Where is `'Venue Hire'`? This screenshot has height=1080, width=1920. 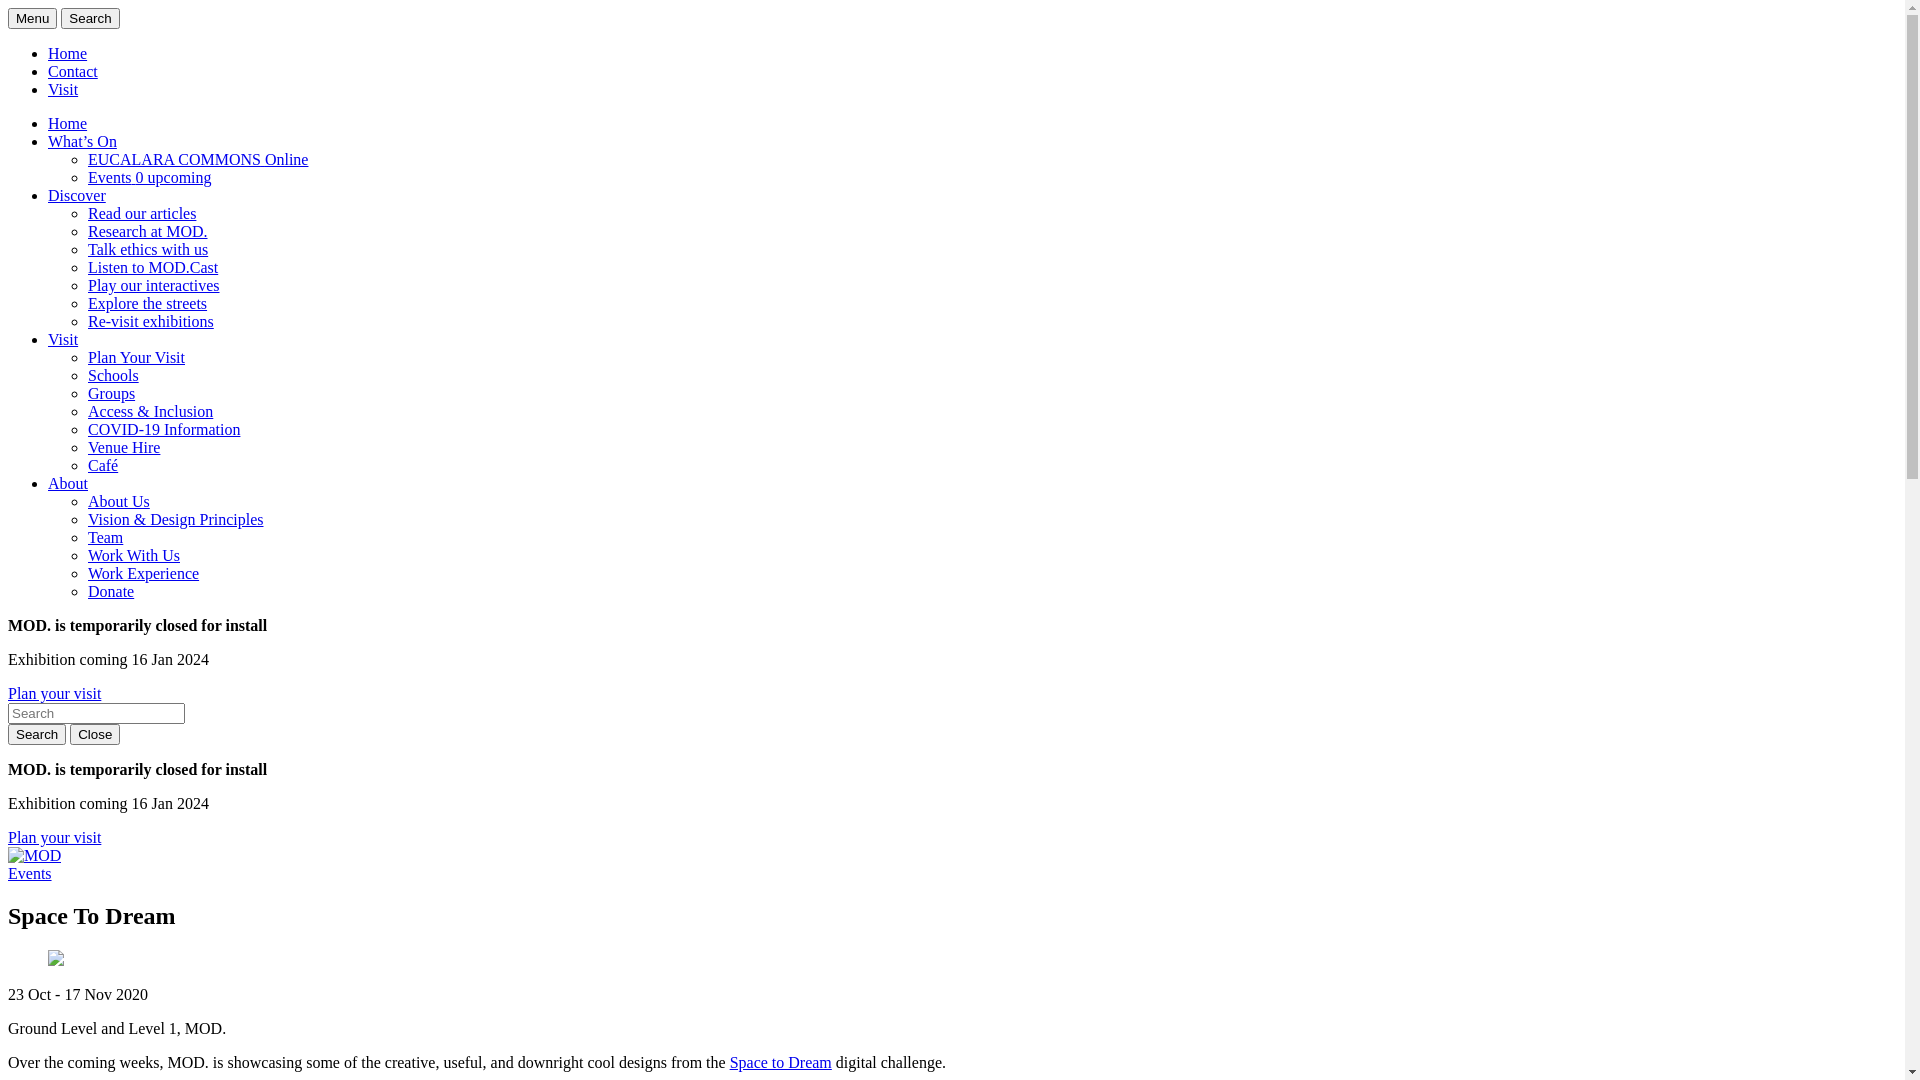 'Venue Hire' is located at coordinates (123, 446).